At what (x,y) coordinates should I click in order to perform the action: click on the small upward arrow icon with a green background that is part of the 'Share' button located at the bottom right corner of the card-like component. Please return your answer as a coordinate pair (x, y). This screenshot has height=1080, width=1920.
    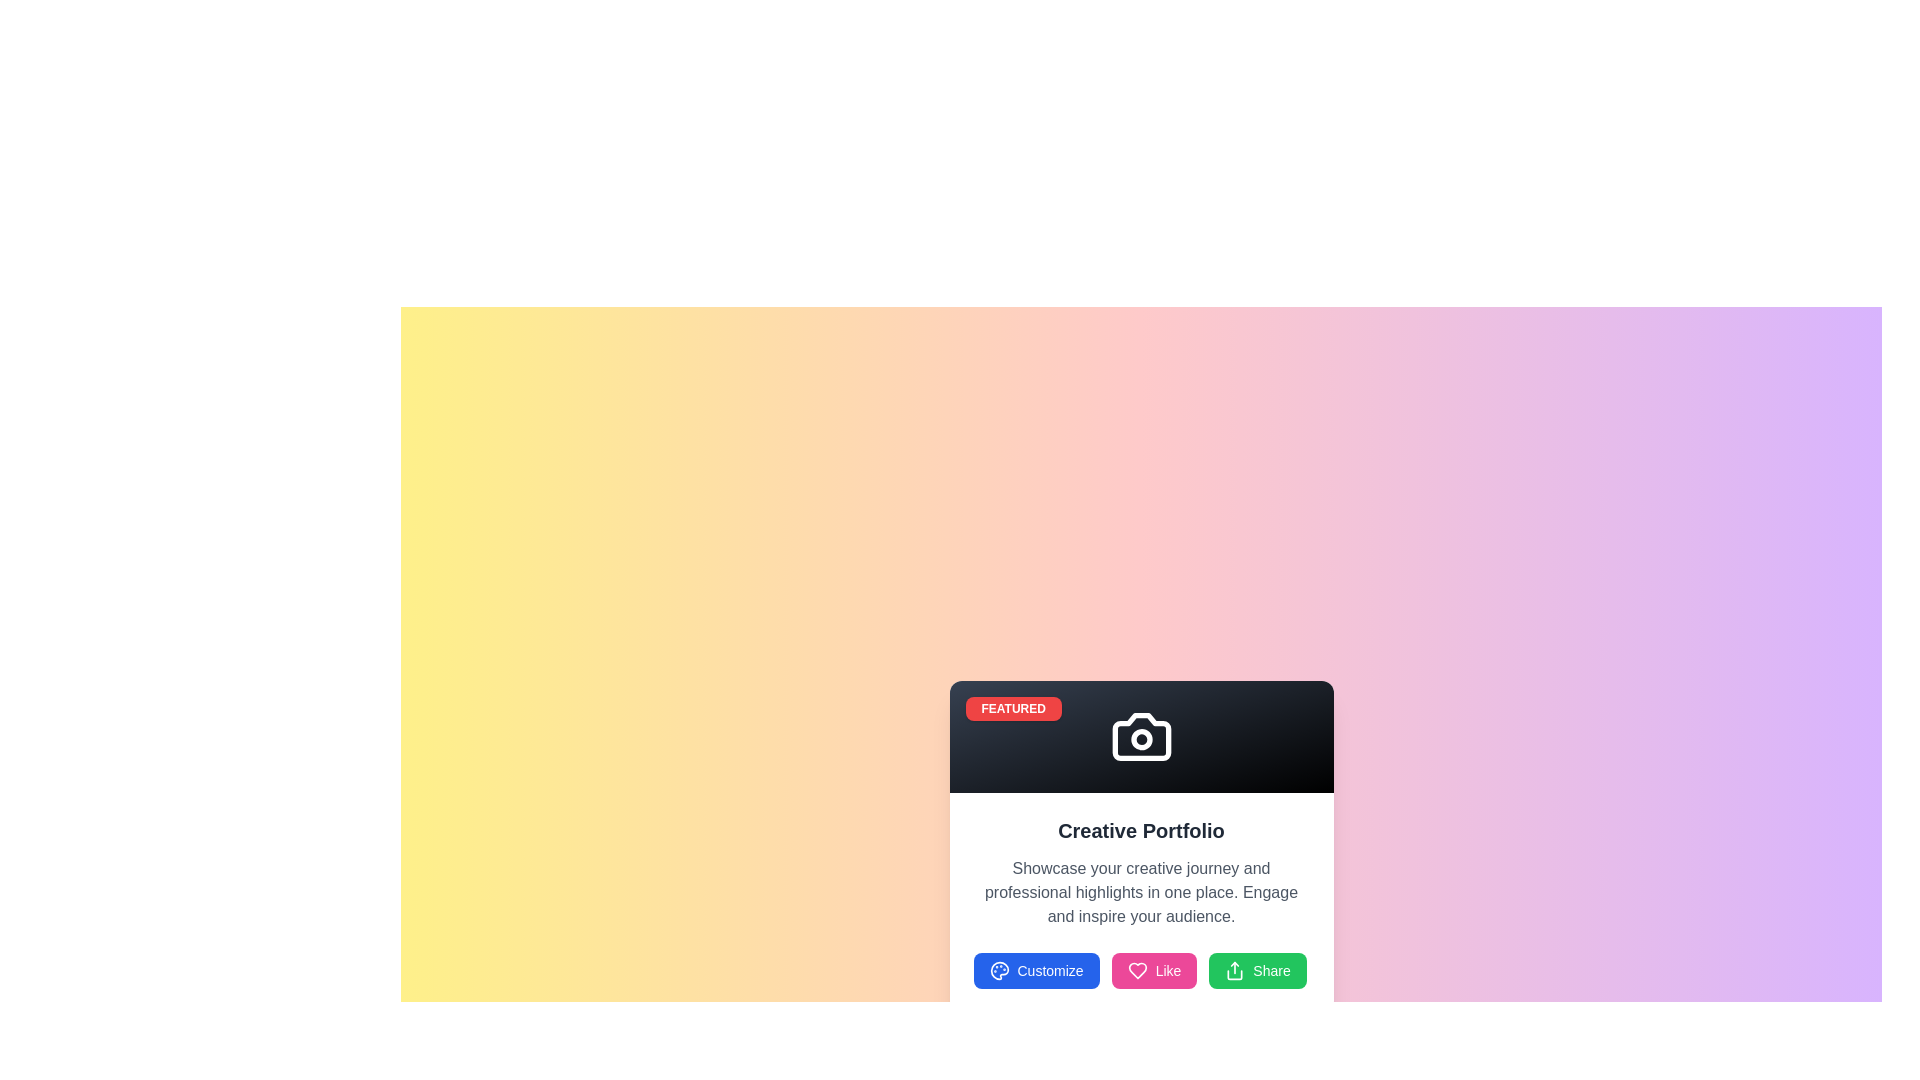
    Looking at the image, I should click on (1234, 970).